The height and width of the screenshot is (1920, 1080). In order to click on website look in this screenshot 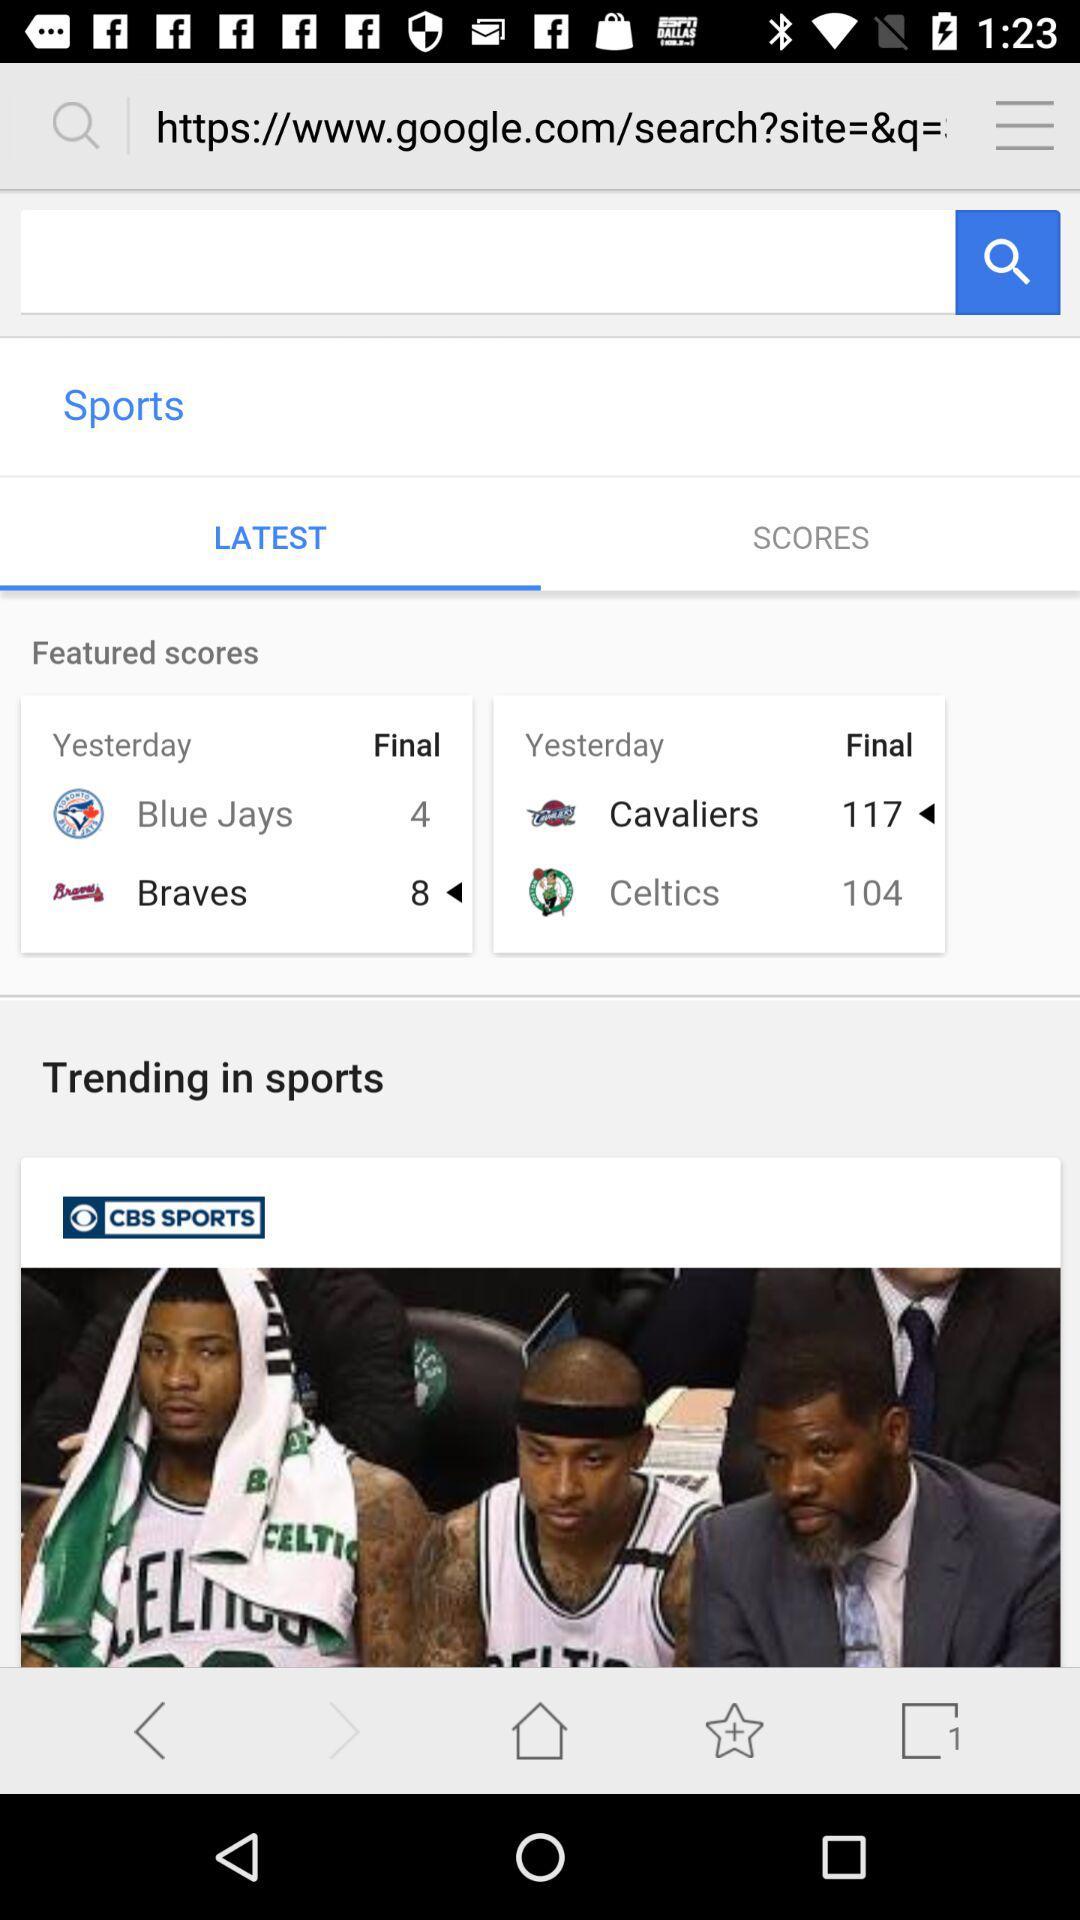, I will do `click(540, 927)`.